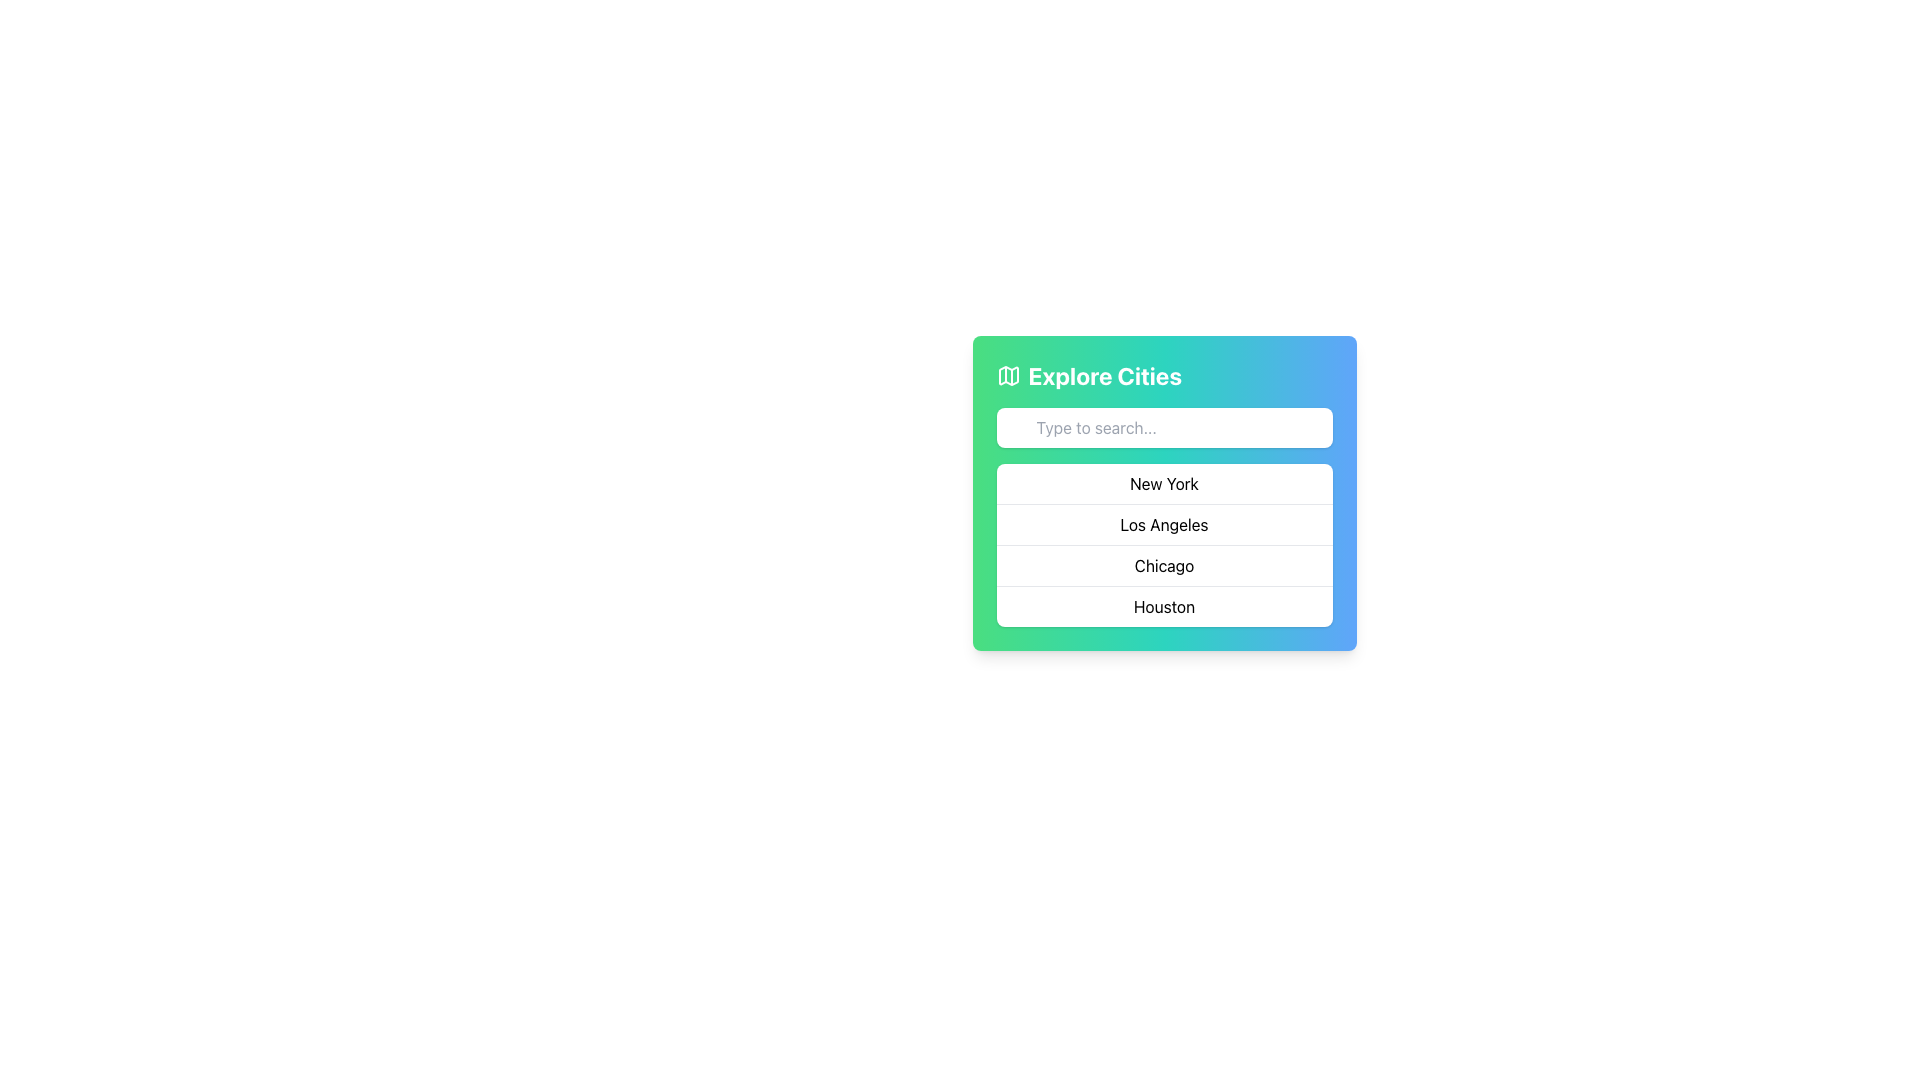 The image size is (1920, 1080). What do you see at coordinates (1008, 375) in the screenshot?
I see `the small map icon with white strokes on a green background, located to the left of the 'Explore Cities' text at the top of the interface` at bounding box center [1008, 375].